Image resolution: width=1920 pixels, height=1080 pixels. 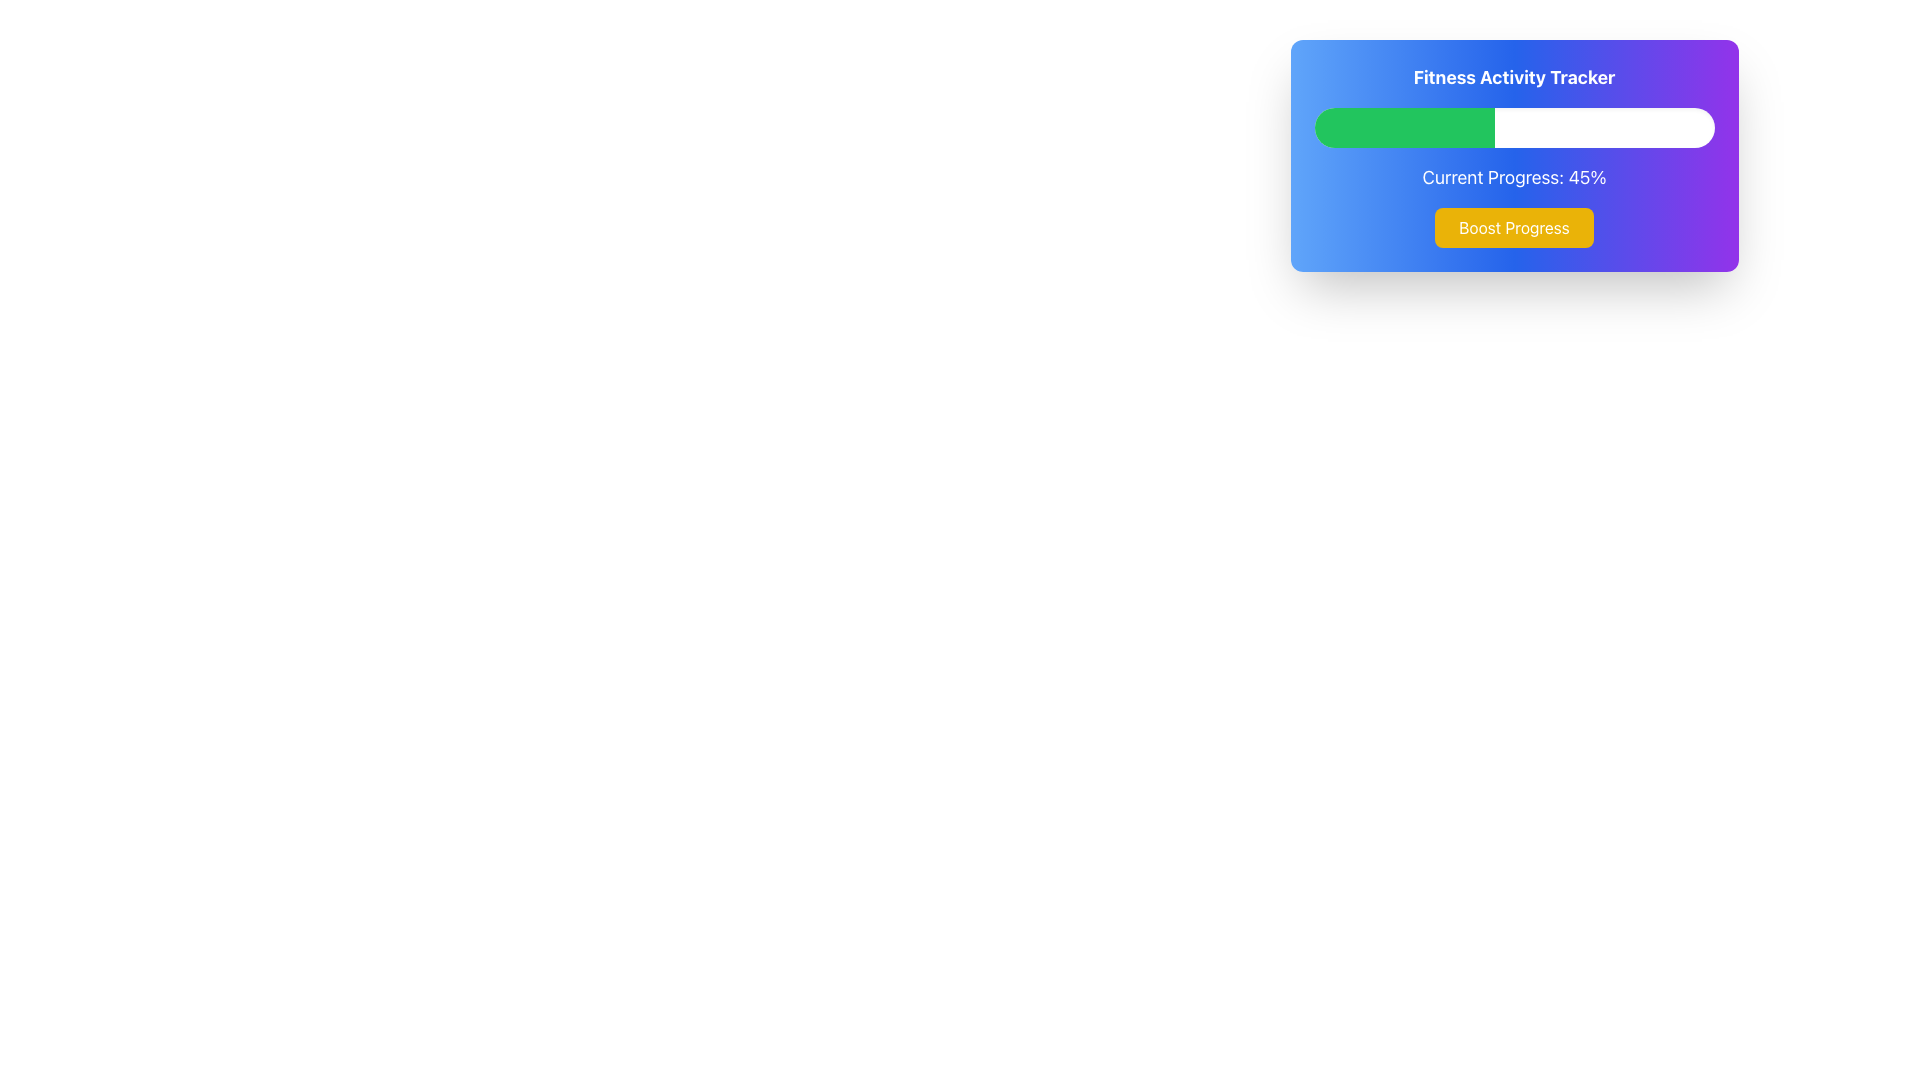 What do you see at coordinates (1514, 176) in the screenshot?
I see `the text display that shows the current progress percentage, which is located below the progress bar and above the 'Boost Progress' section in the upper-right card of the interface` at bounding box center [1514, 176].